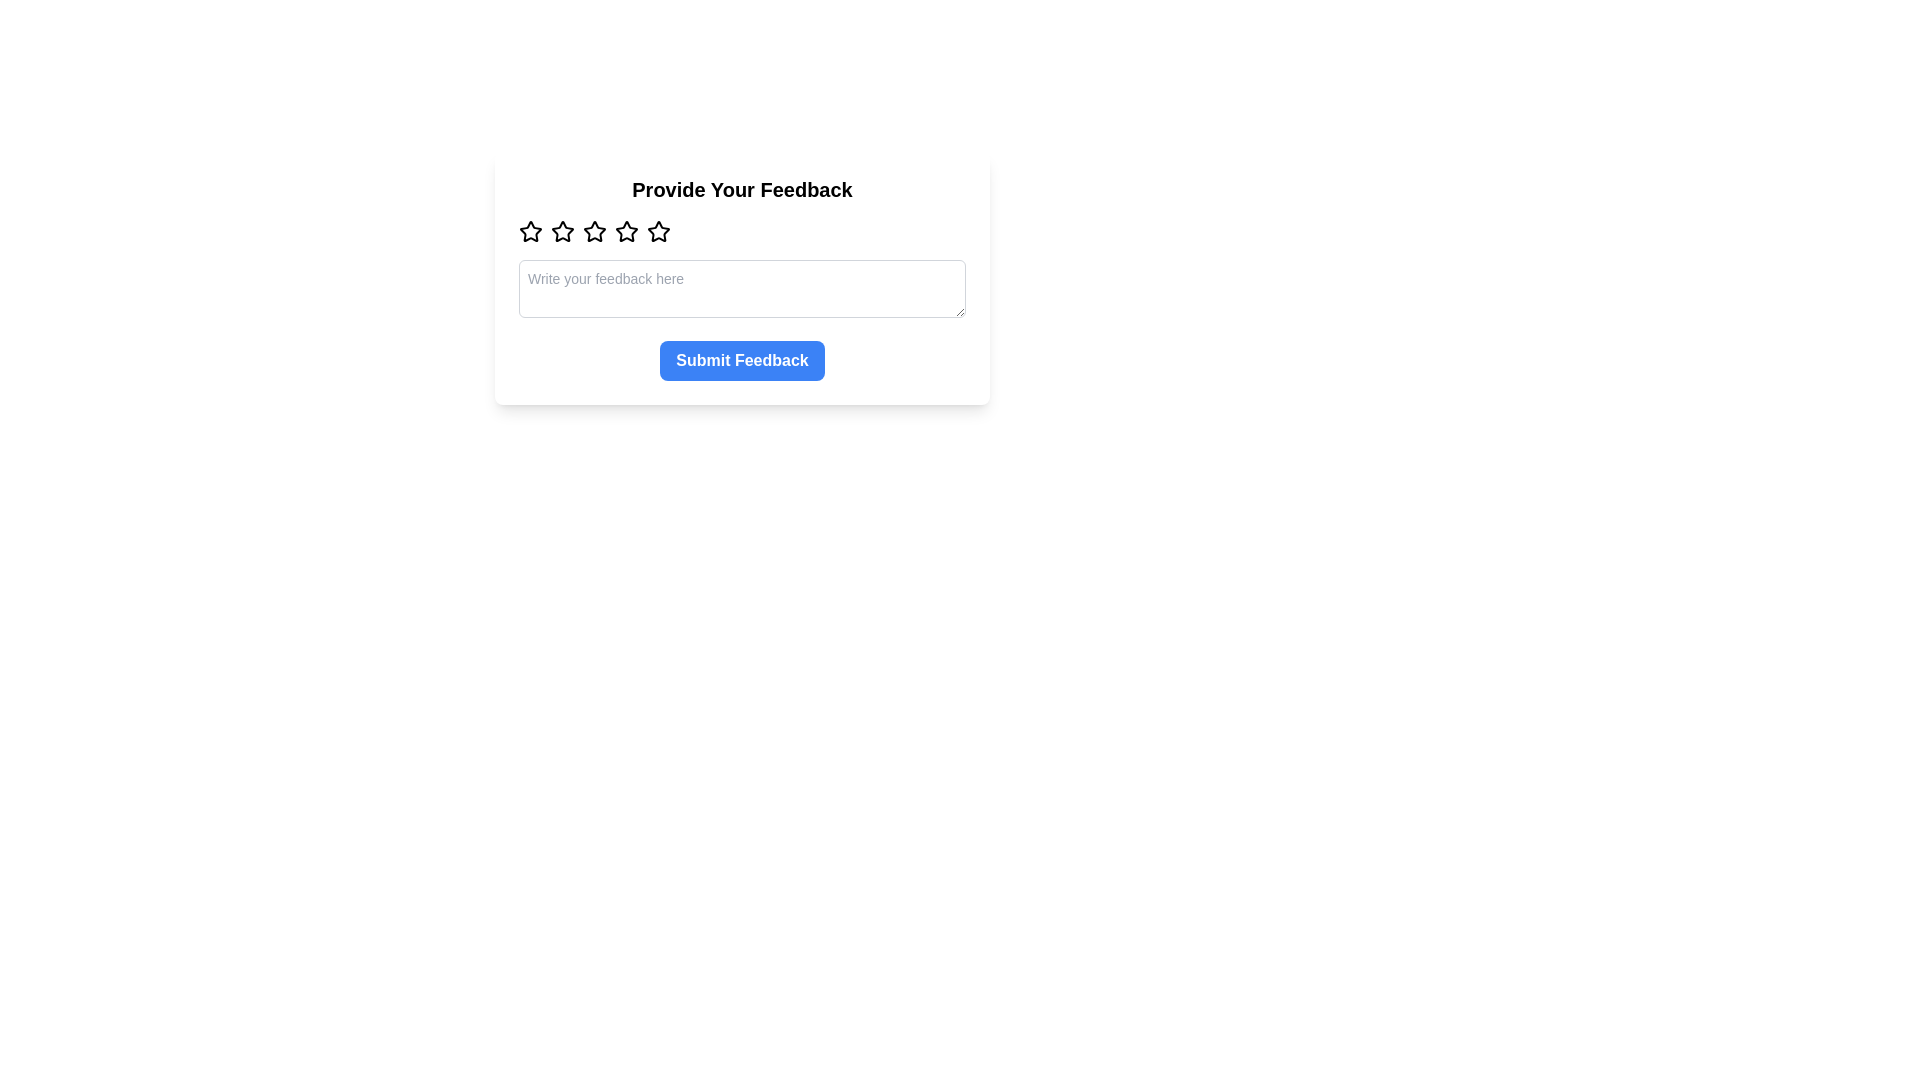 This screenshot has height=1080, width=1920. I want to click on the 'Submit Feedback' button, so click(741, 361).